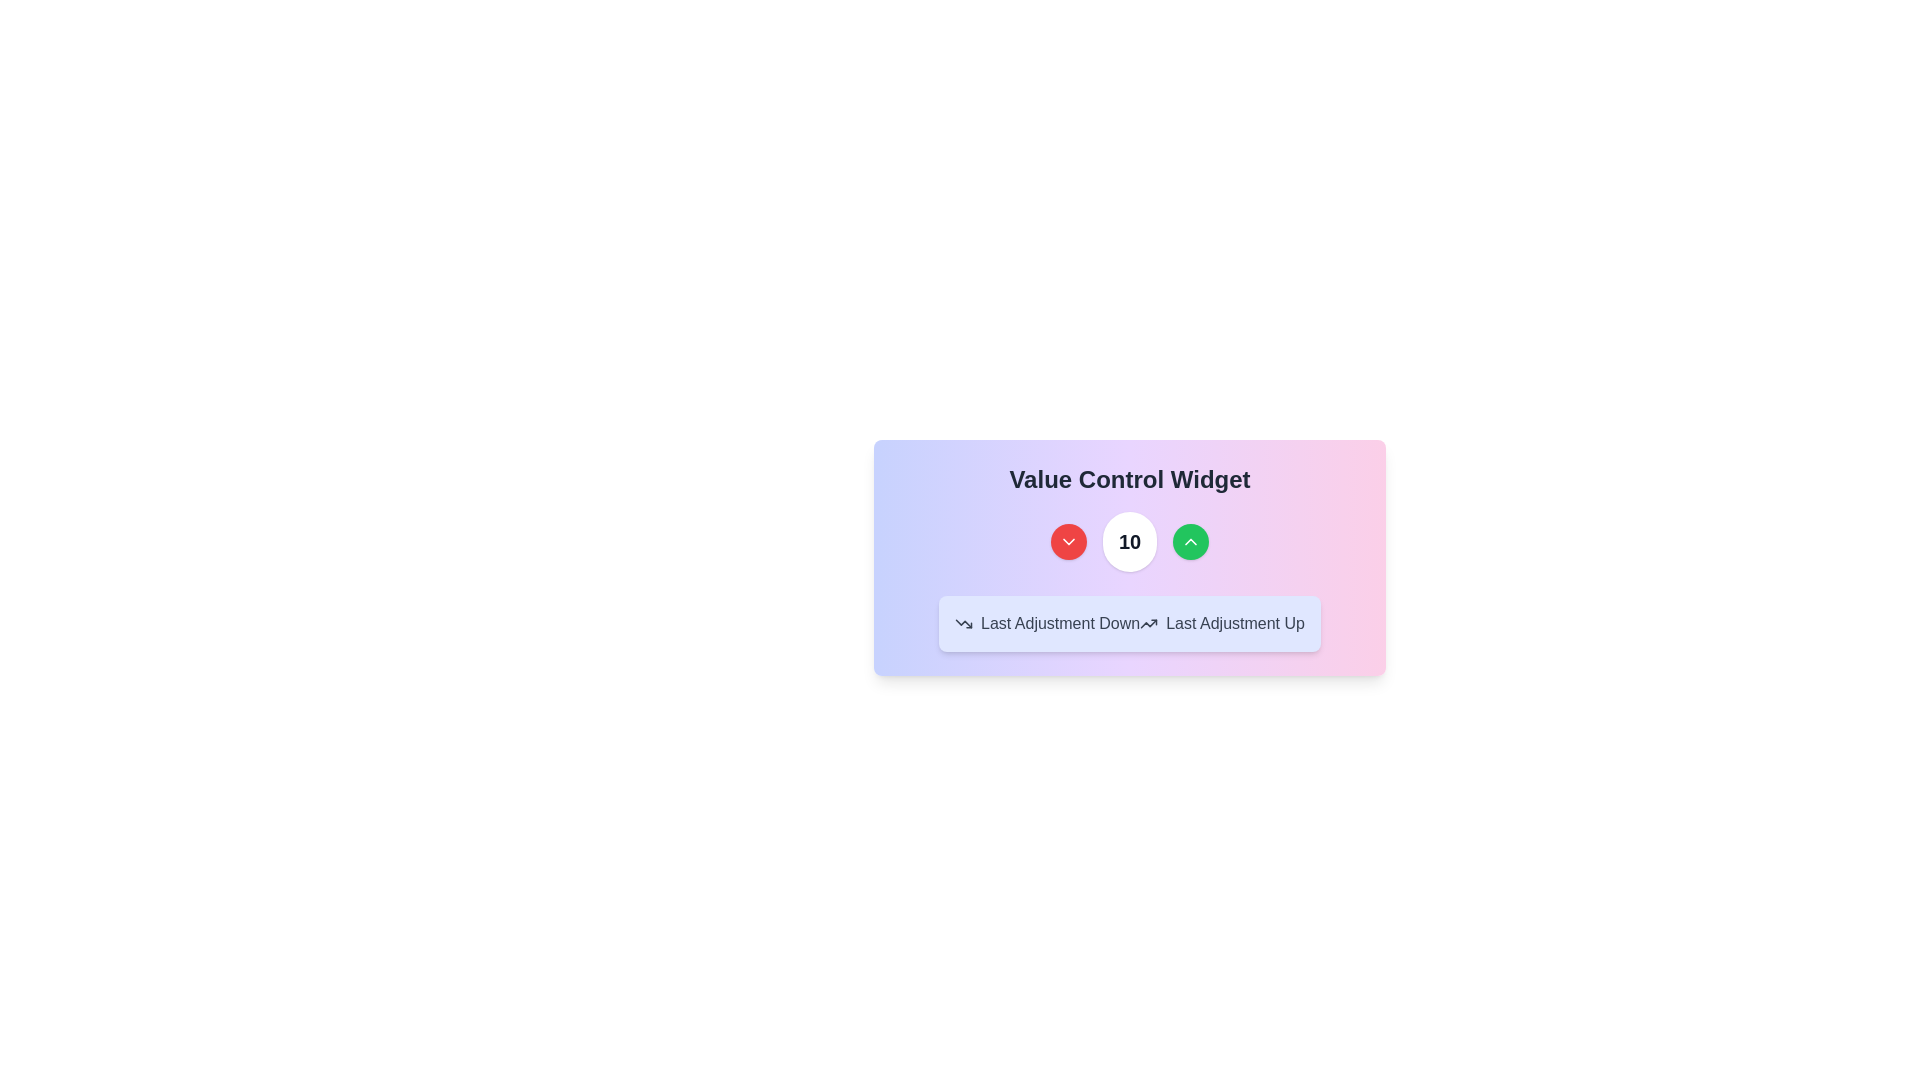  Describe the element at coordinates (1149, 623) in the screenshot. I see `the trend direction icon located within the 'Last Adjustment Up' horizontal layout group at the far left of the accompanying text` at that location.